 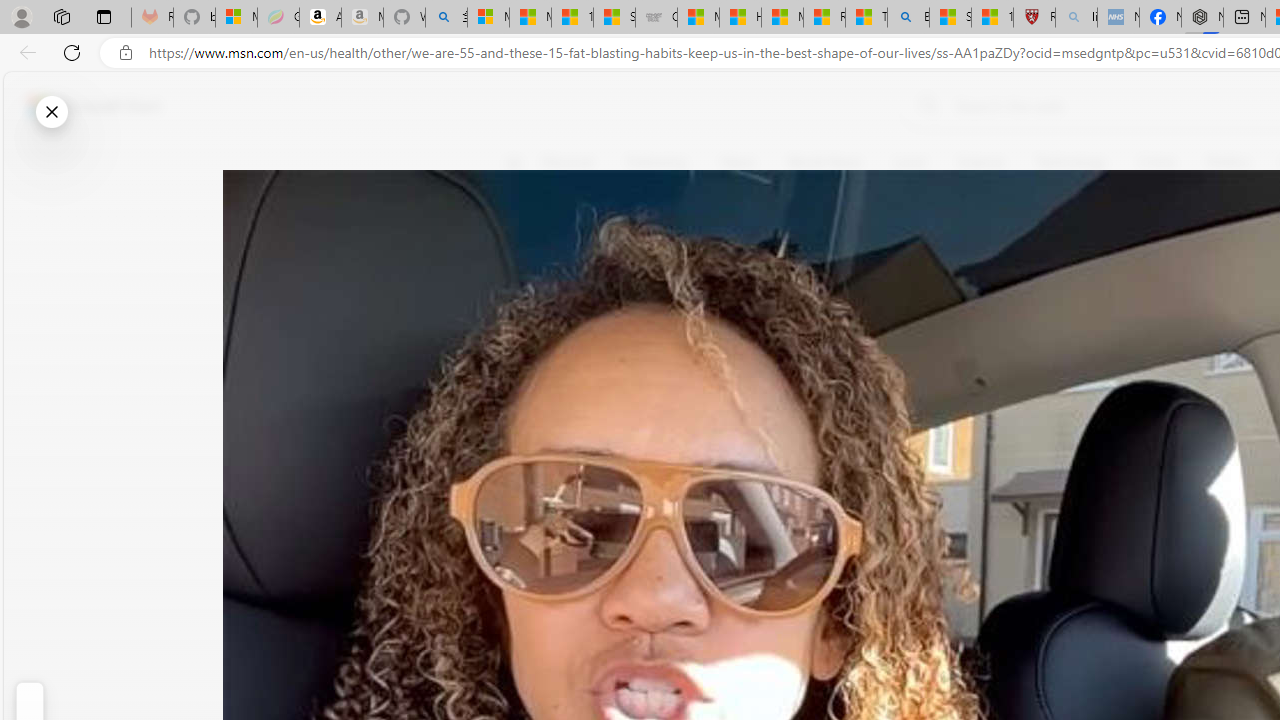 I want to click on 'NCL Adult Asthma Inhaler Choice Guideline - Sleeping', so click(x=1117, y=17).